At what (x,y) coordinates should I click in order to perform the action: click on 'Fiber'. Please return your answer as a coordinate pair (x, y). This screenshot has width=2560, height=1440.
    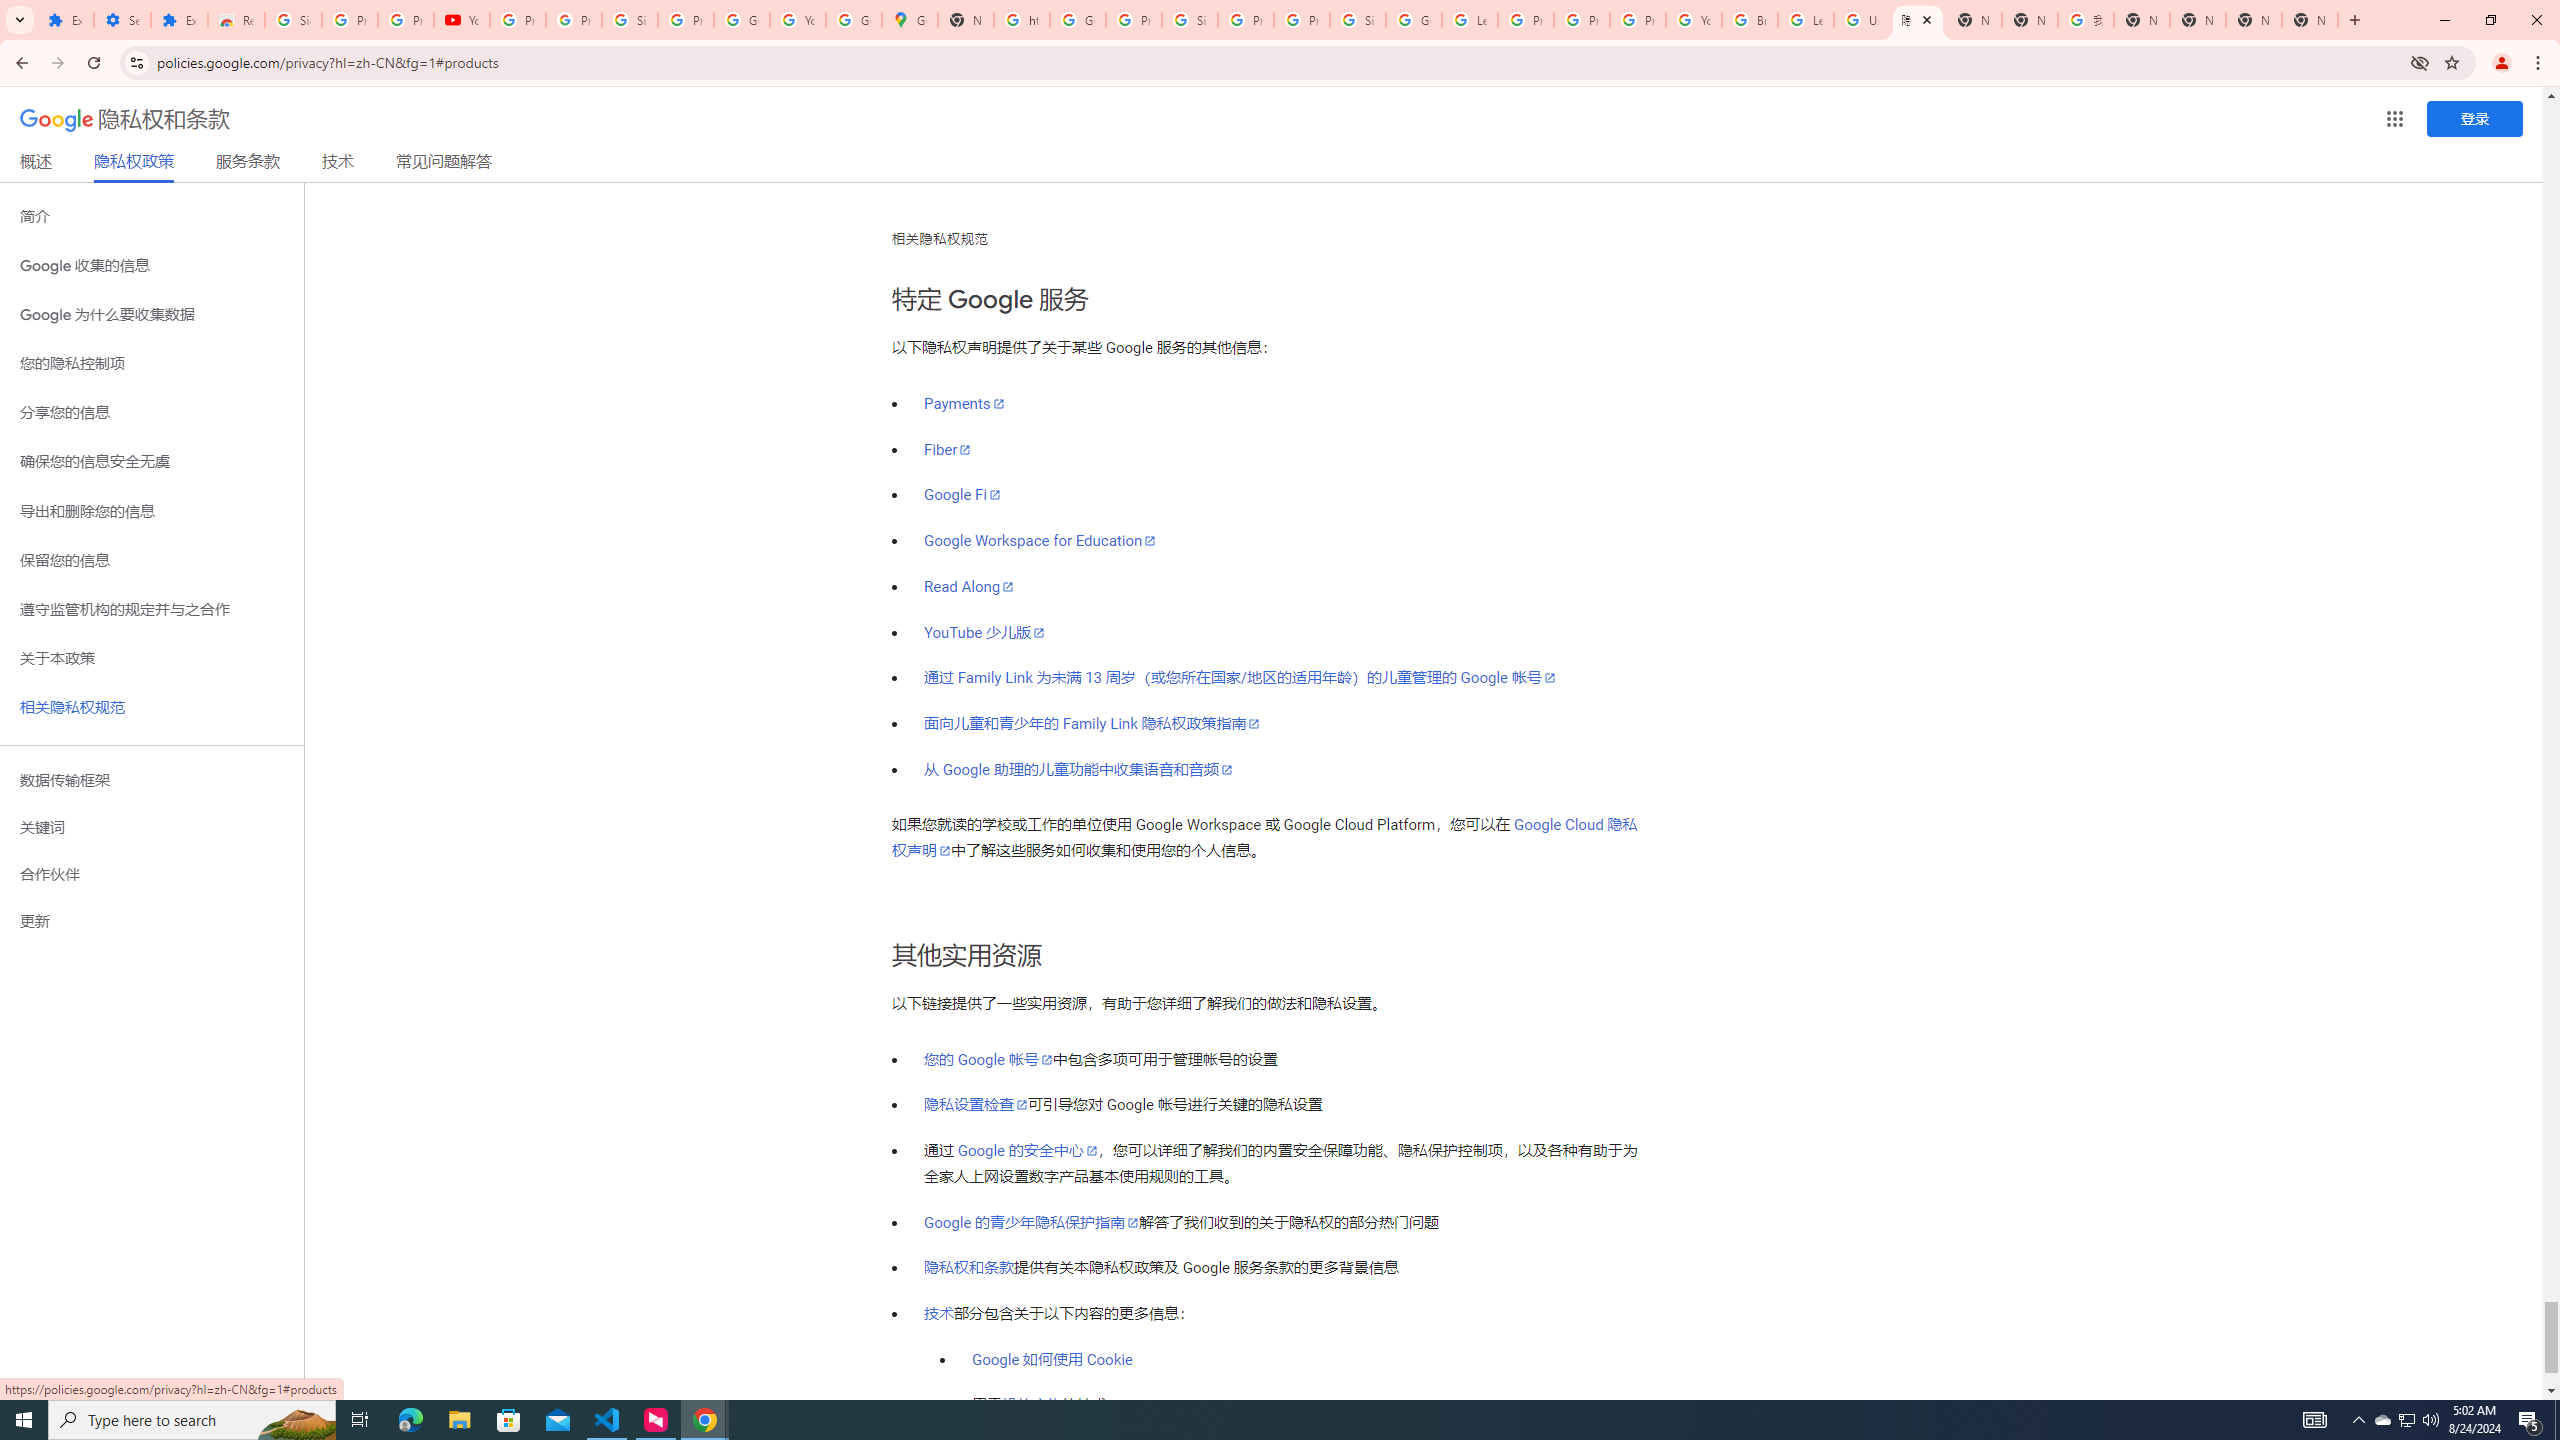
    Looking at the image, I should click on (947, 449).